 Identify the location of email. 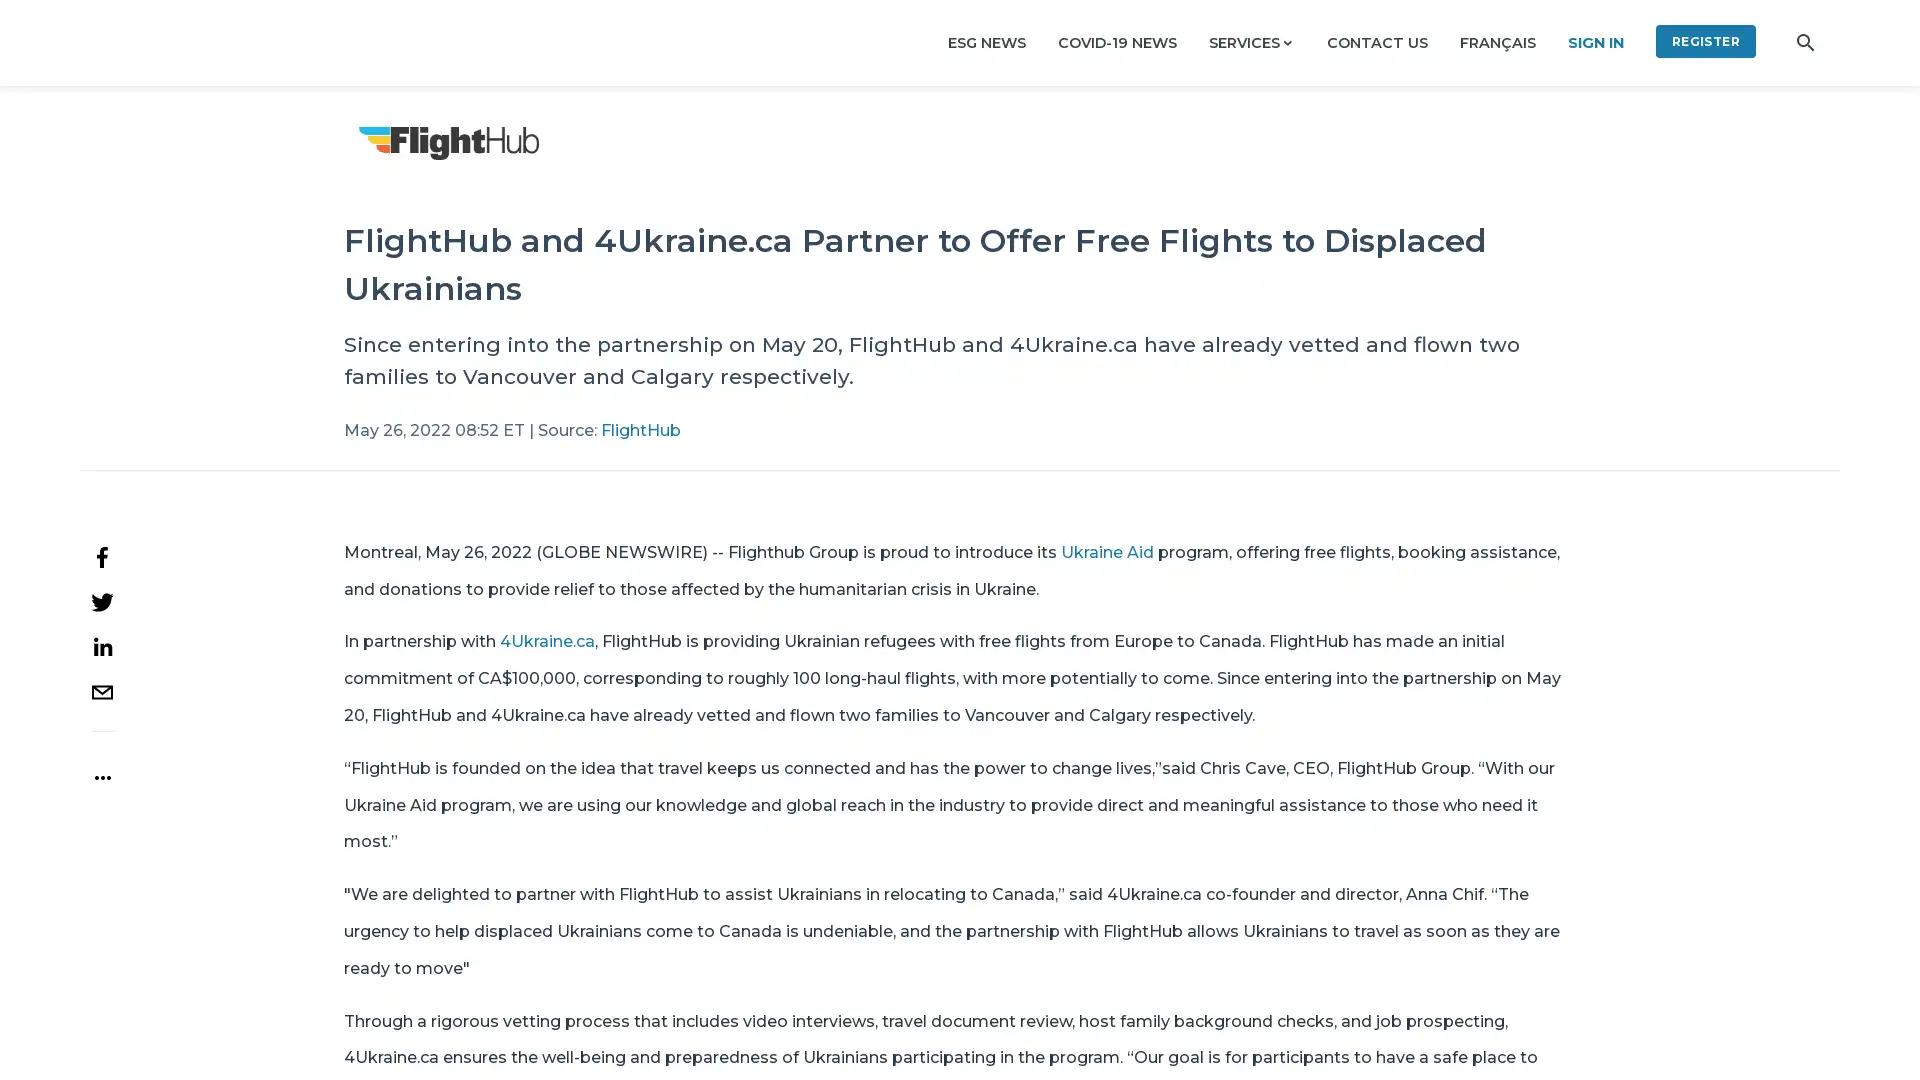
(101, 690).